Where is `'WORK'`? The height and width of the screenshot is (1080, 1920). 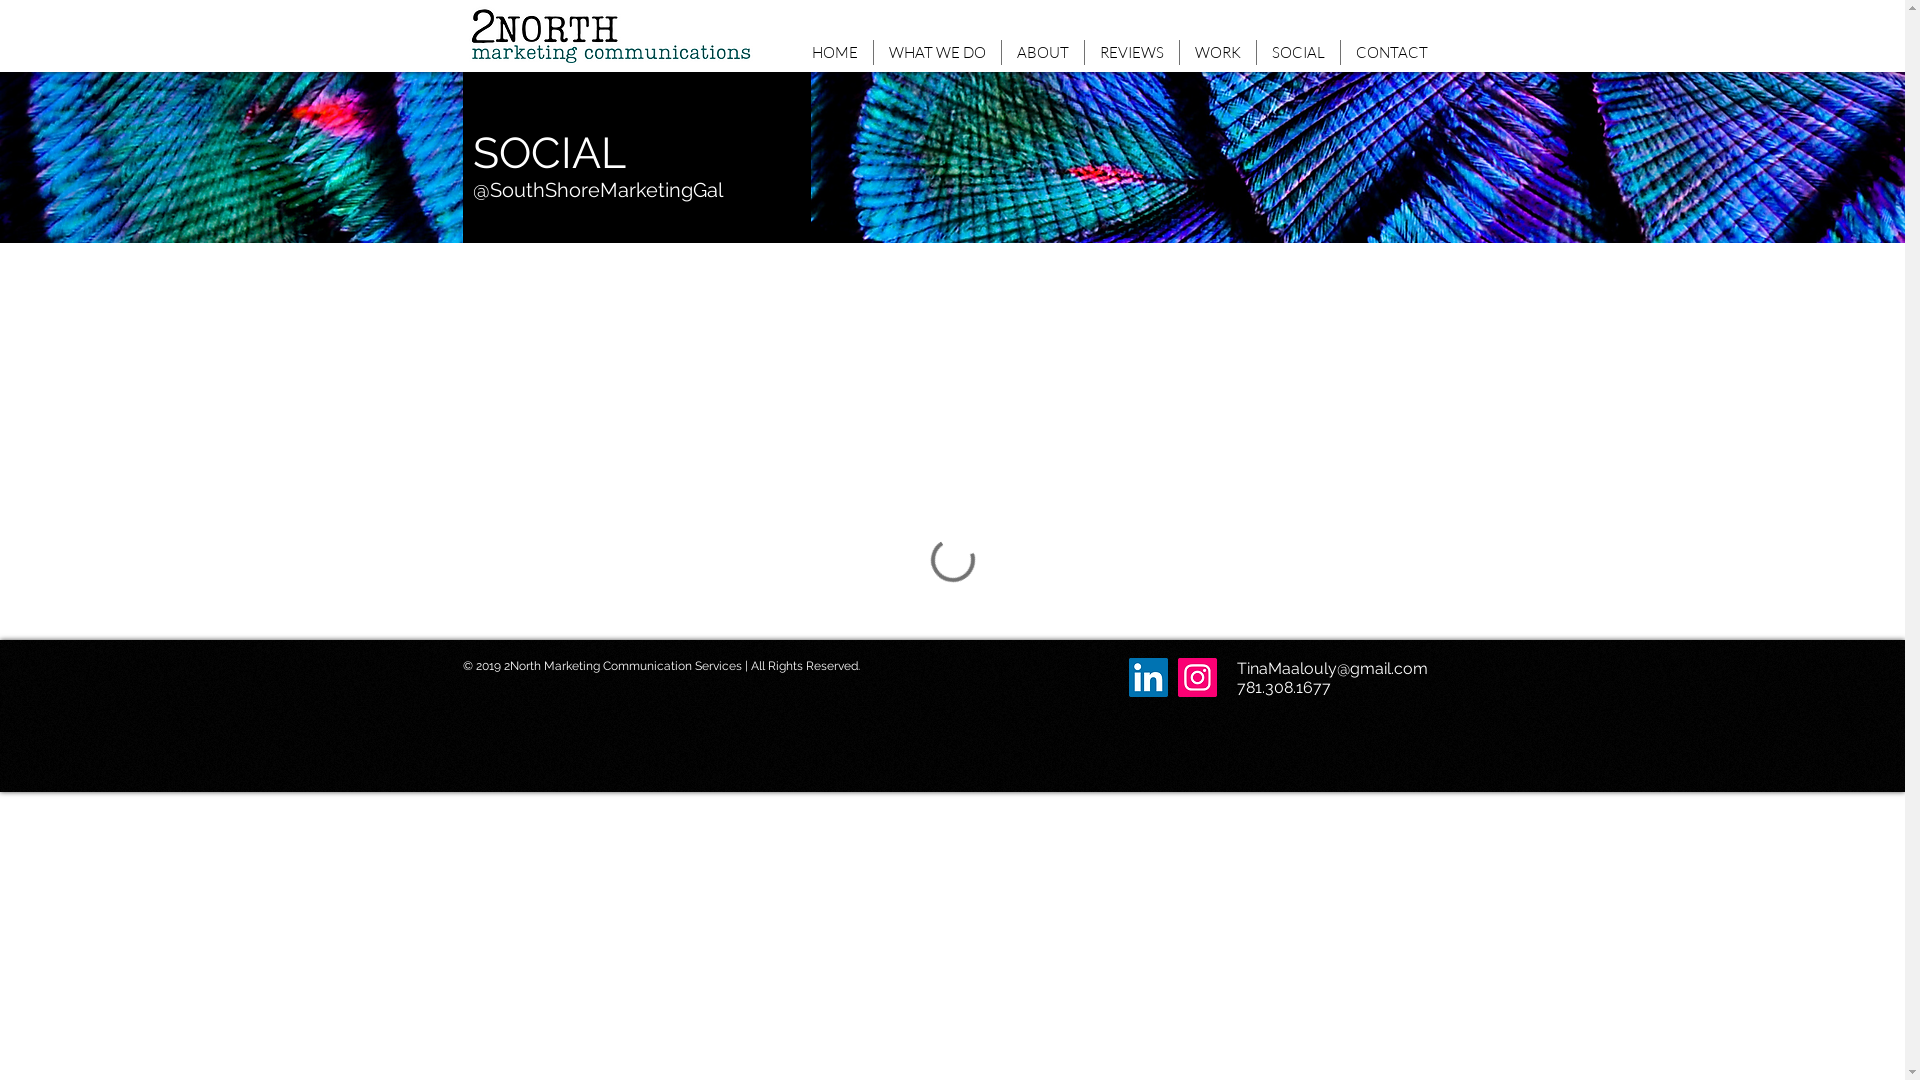 'WORK' is located at coordinates (1217, 51).